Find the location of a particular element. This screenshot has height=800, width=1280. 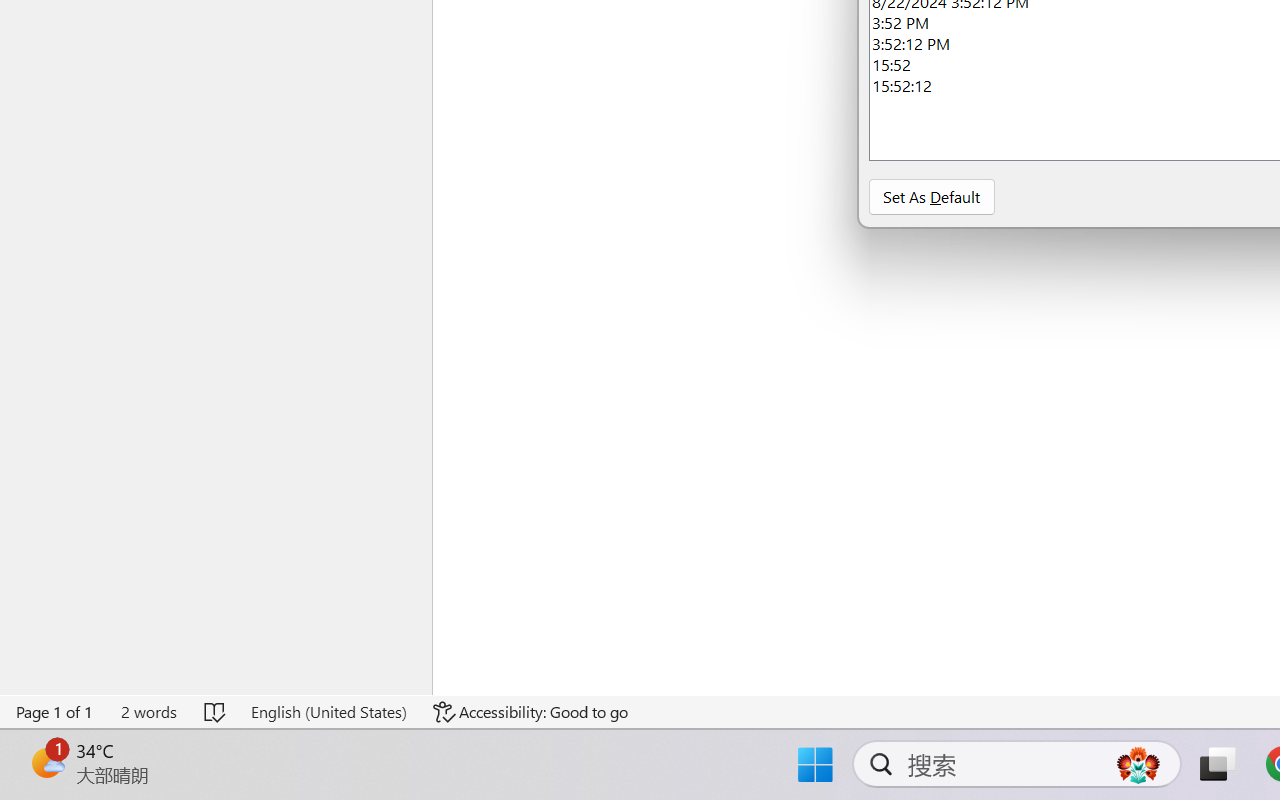

'Accessibility Checker Accessibility: Good to go' is located at coordinates (531, 711).